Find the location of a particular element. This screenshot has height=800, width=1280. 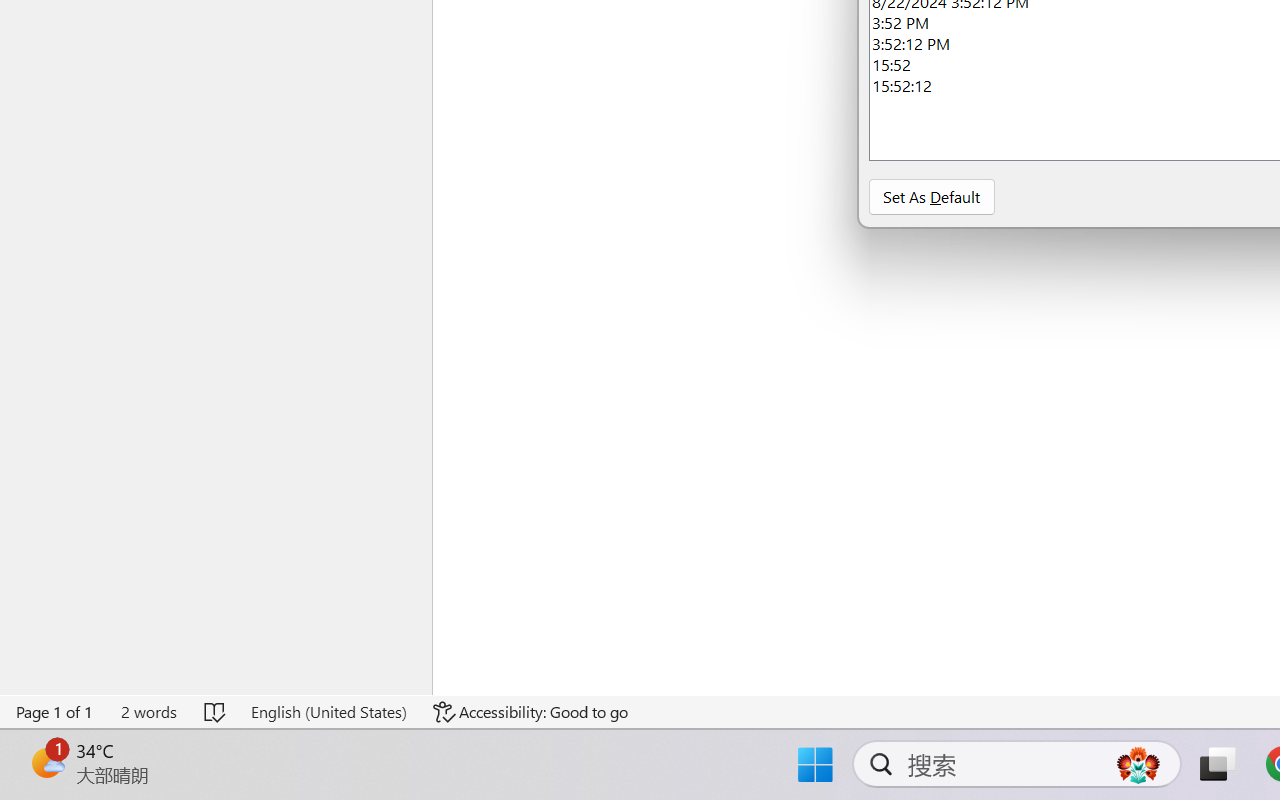

'Accessibility Checker Accessibility: Good to go' is located at coordinates (531, 711).